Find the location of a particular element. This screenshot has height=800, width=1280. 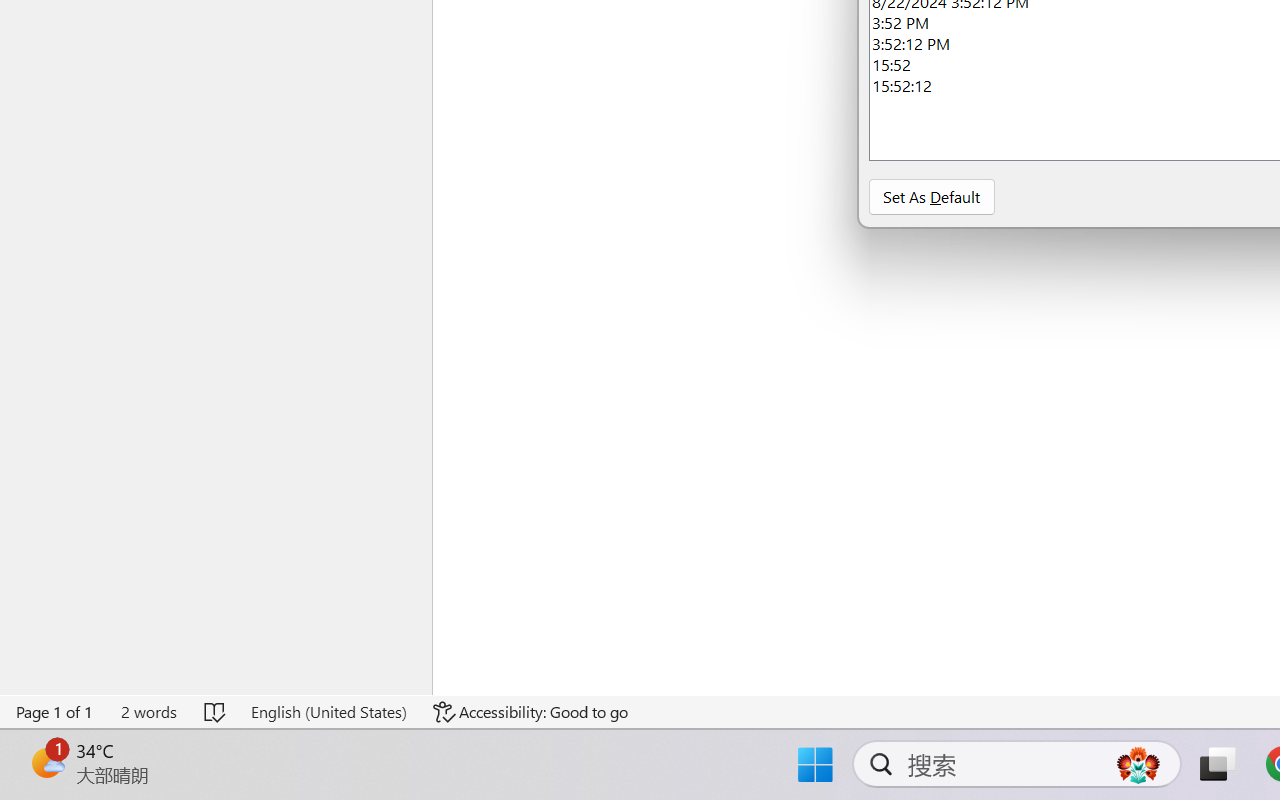

'Accessibility Checker Accessibility: Good to go' is located at coordinates (531, 711).